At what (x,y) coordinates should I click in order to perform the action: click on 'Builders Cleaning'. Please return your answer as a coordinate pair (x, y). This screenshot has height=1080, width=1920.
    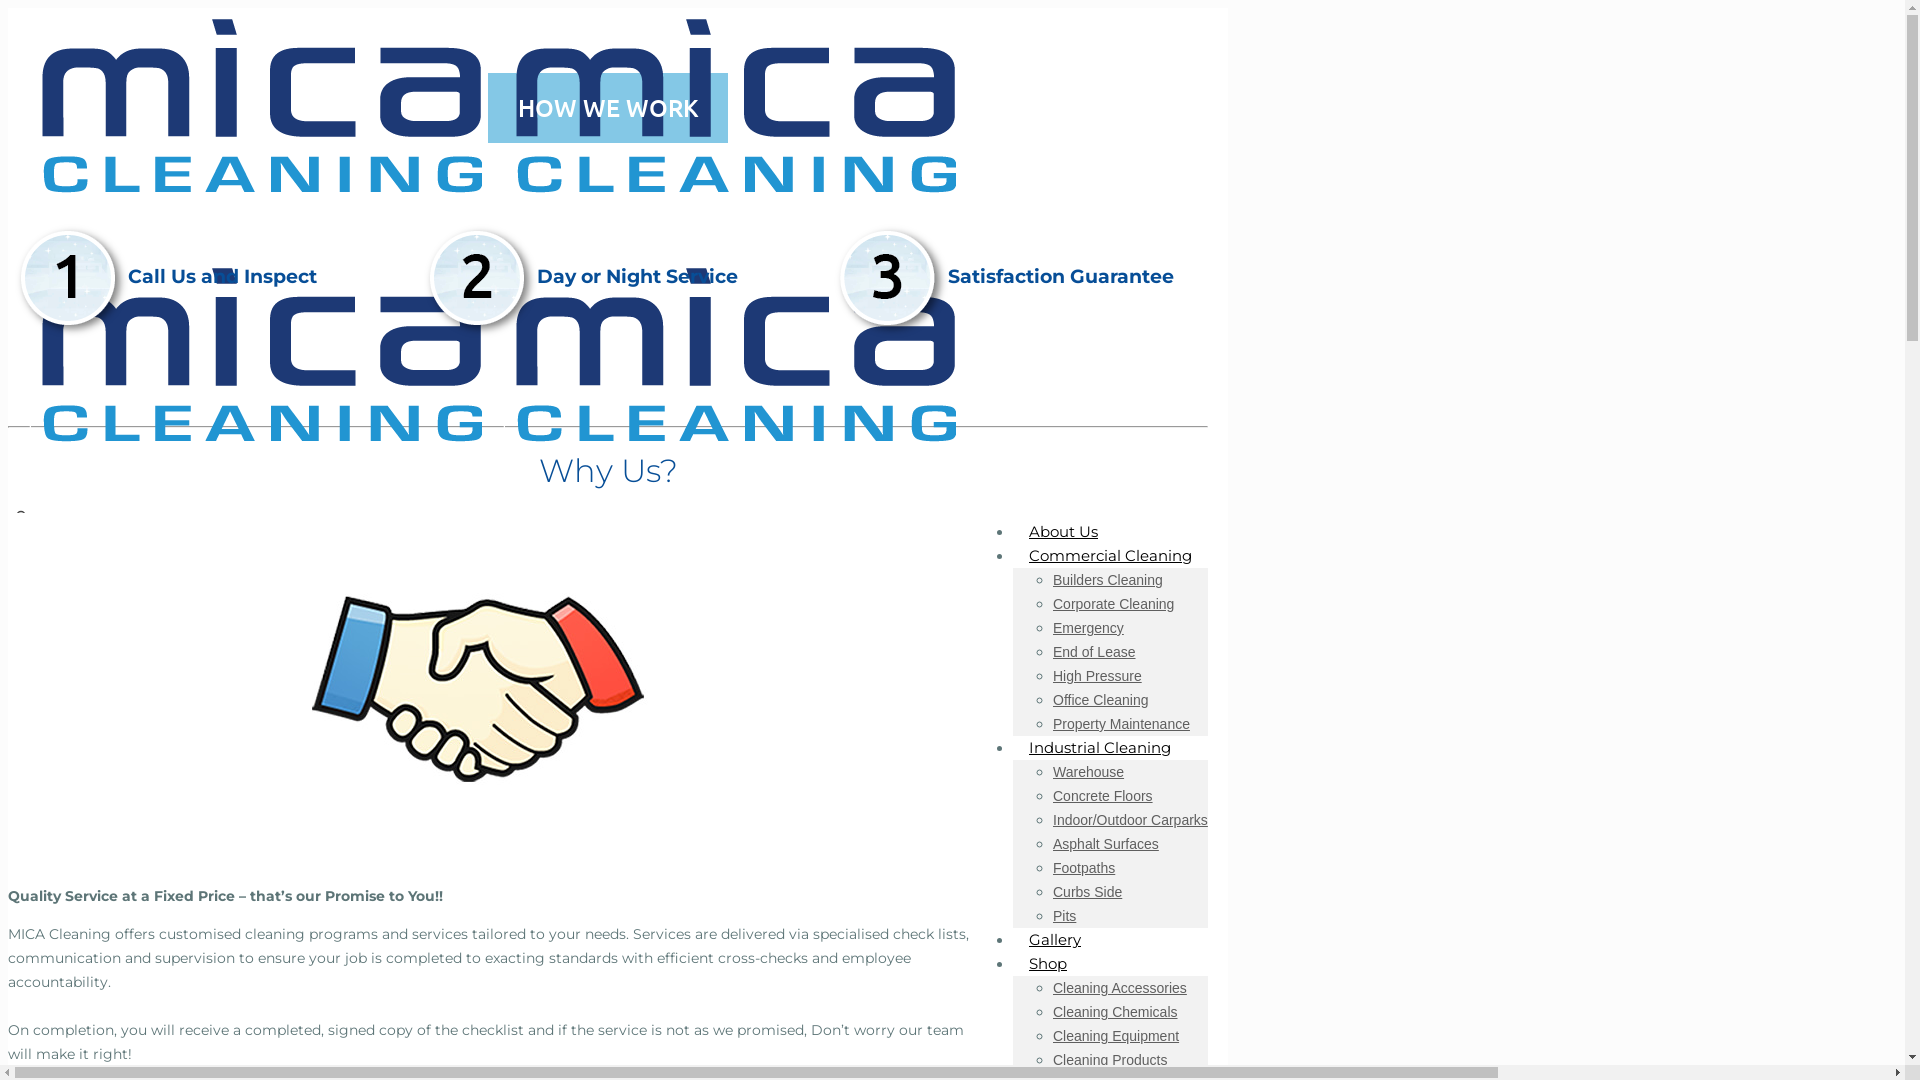
    Looking at the image, I should click on (1051, 579).